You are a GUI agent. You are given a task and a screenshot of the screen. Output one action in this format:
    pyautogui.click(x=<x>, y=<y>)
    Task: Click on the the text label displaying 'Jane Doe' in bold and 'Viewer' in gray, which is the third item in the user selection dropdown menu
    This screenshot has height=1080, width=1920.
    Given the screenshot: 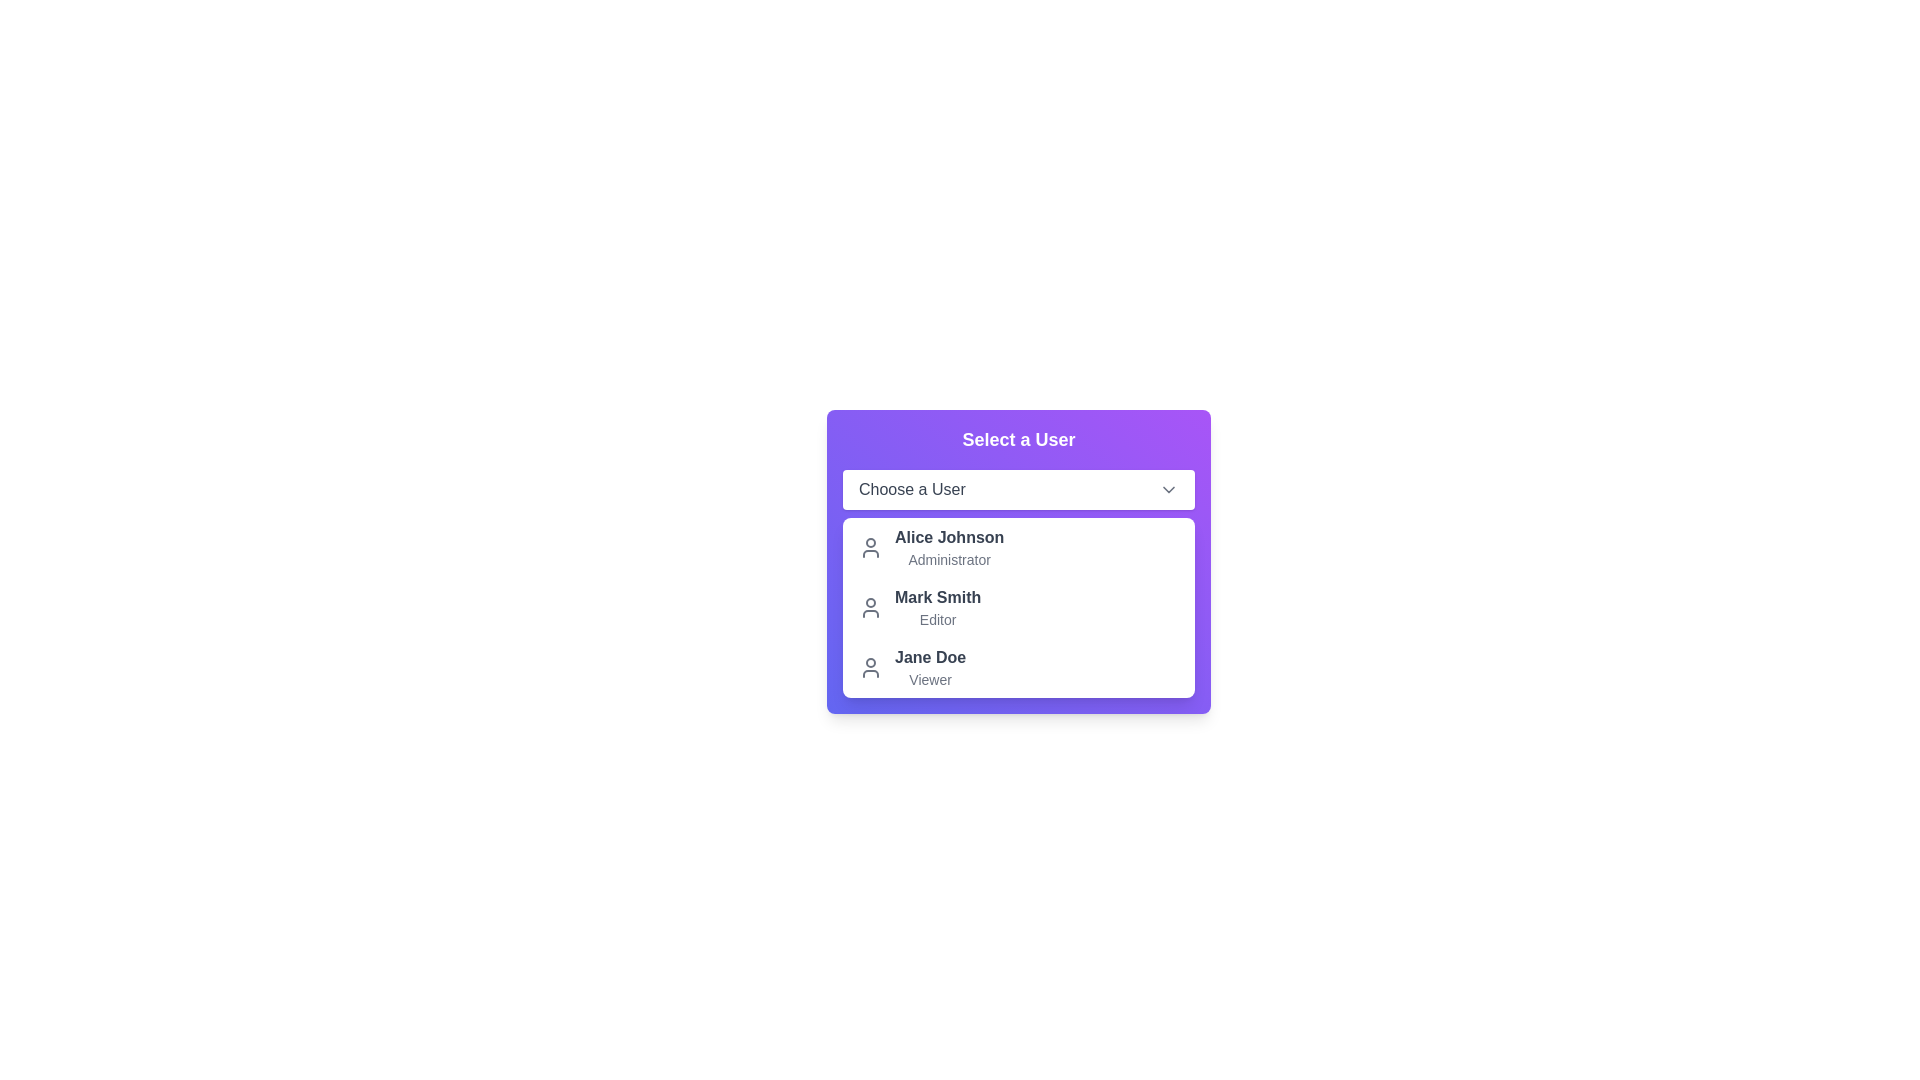 What is the action you would take?
    pyautogui.click(x=929, y=667)
    